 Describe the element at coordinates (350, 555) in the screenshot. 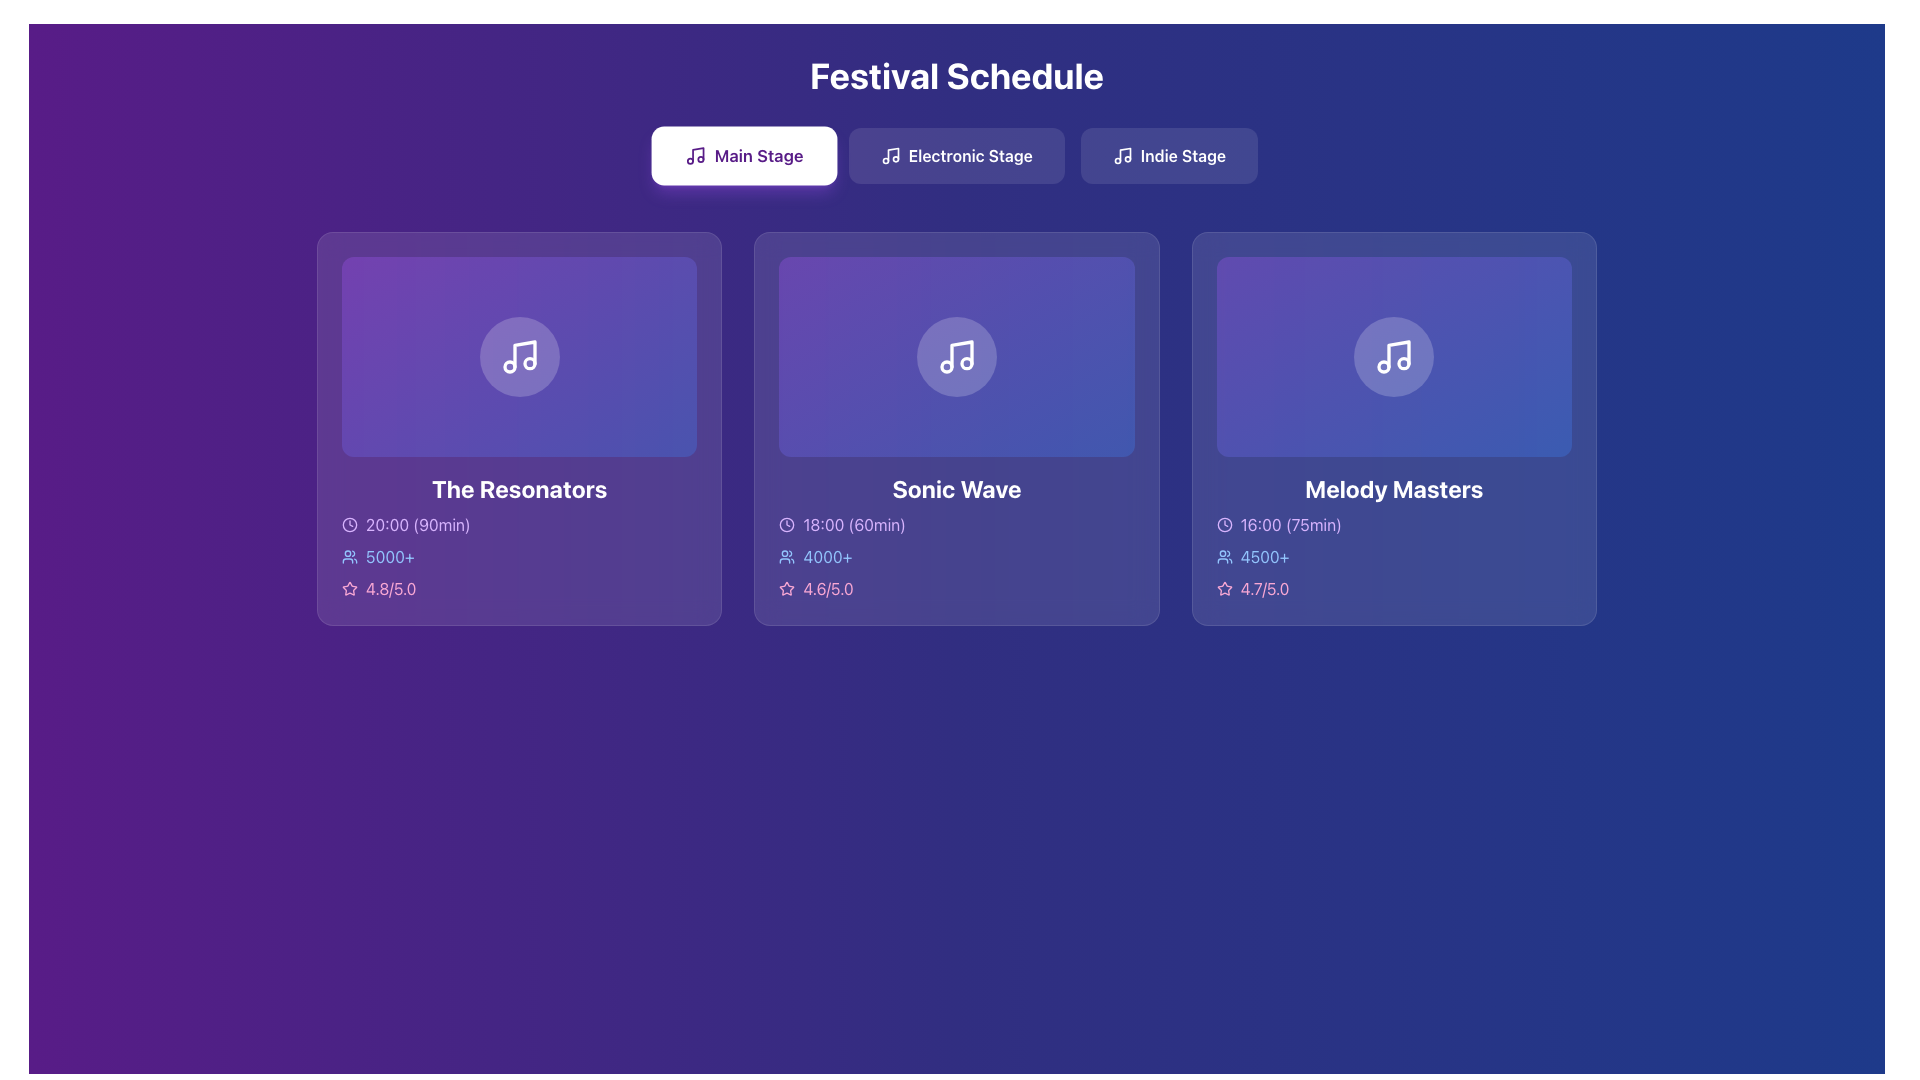

I see `the small icon representing user-related statistics, which is located to the left of the text '5000+' under the event 'The Resonators.'` at that location.